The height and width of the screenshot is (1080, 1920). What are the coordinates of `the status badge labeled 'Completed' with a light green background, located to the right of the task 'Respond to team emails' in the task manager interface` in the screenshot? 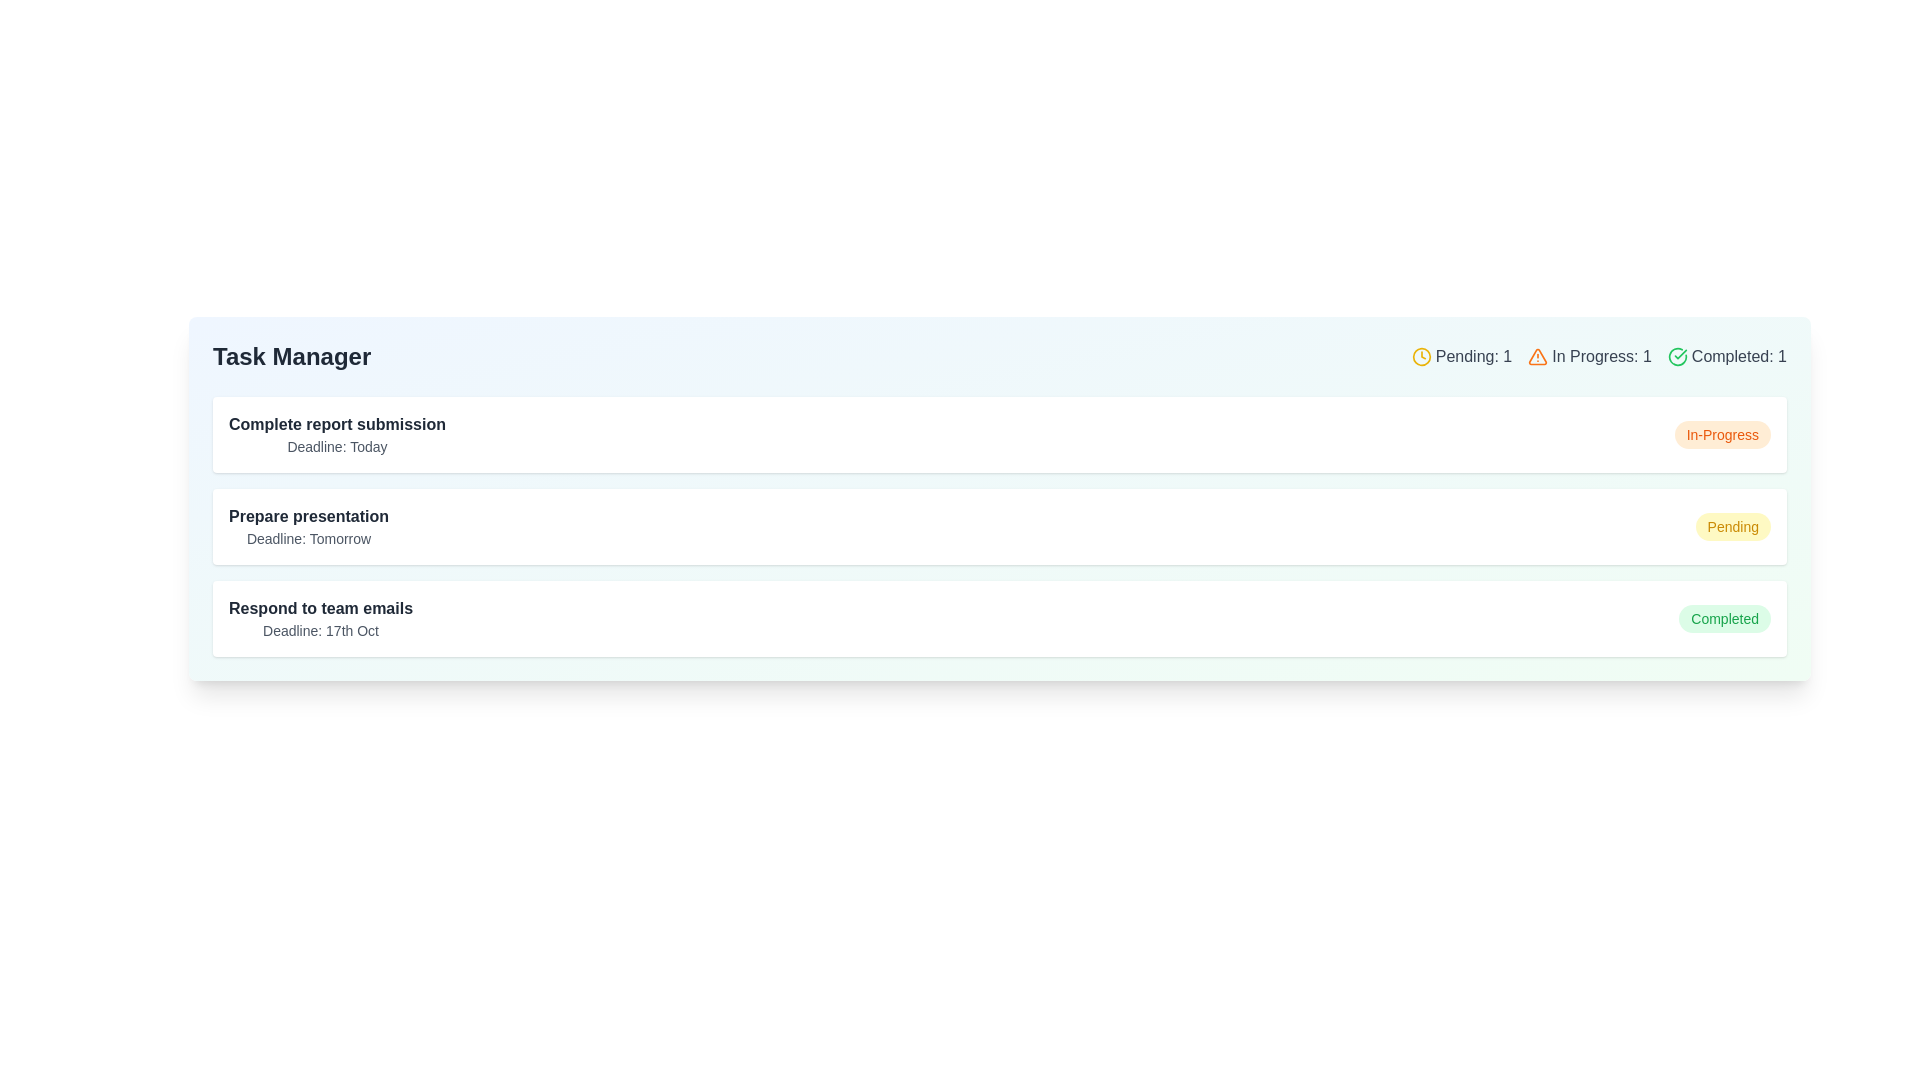 It's located at (1724, 617).